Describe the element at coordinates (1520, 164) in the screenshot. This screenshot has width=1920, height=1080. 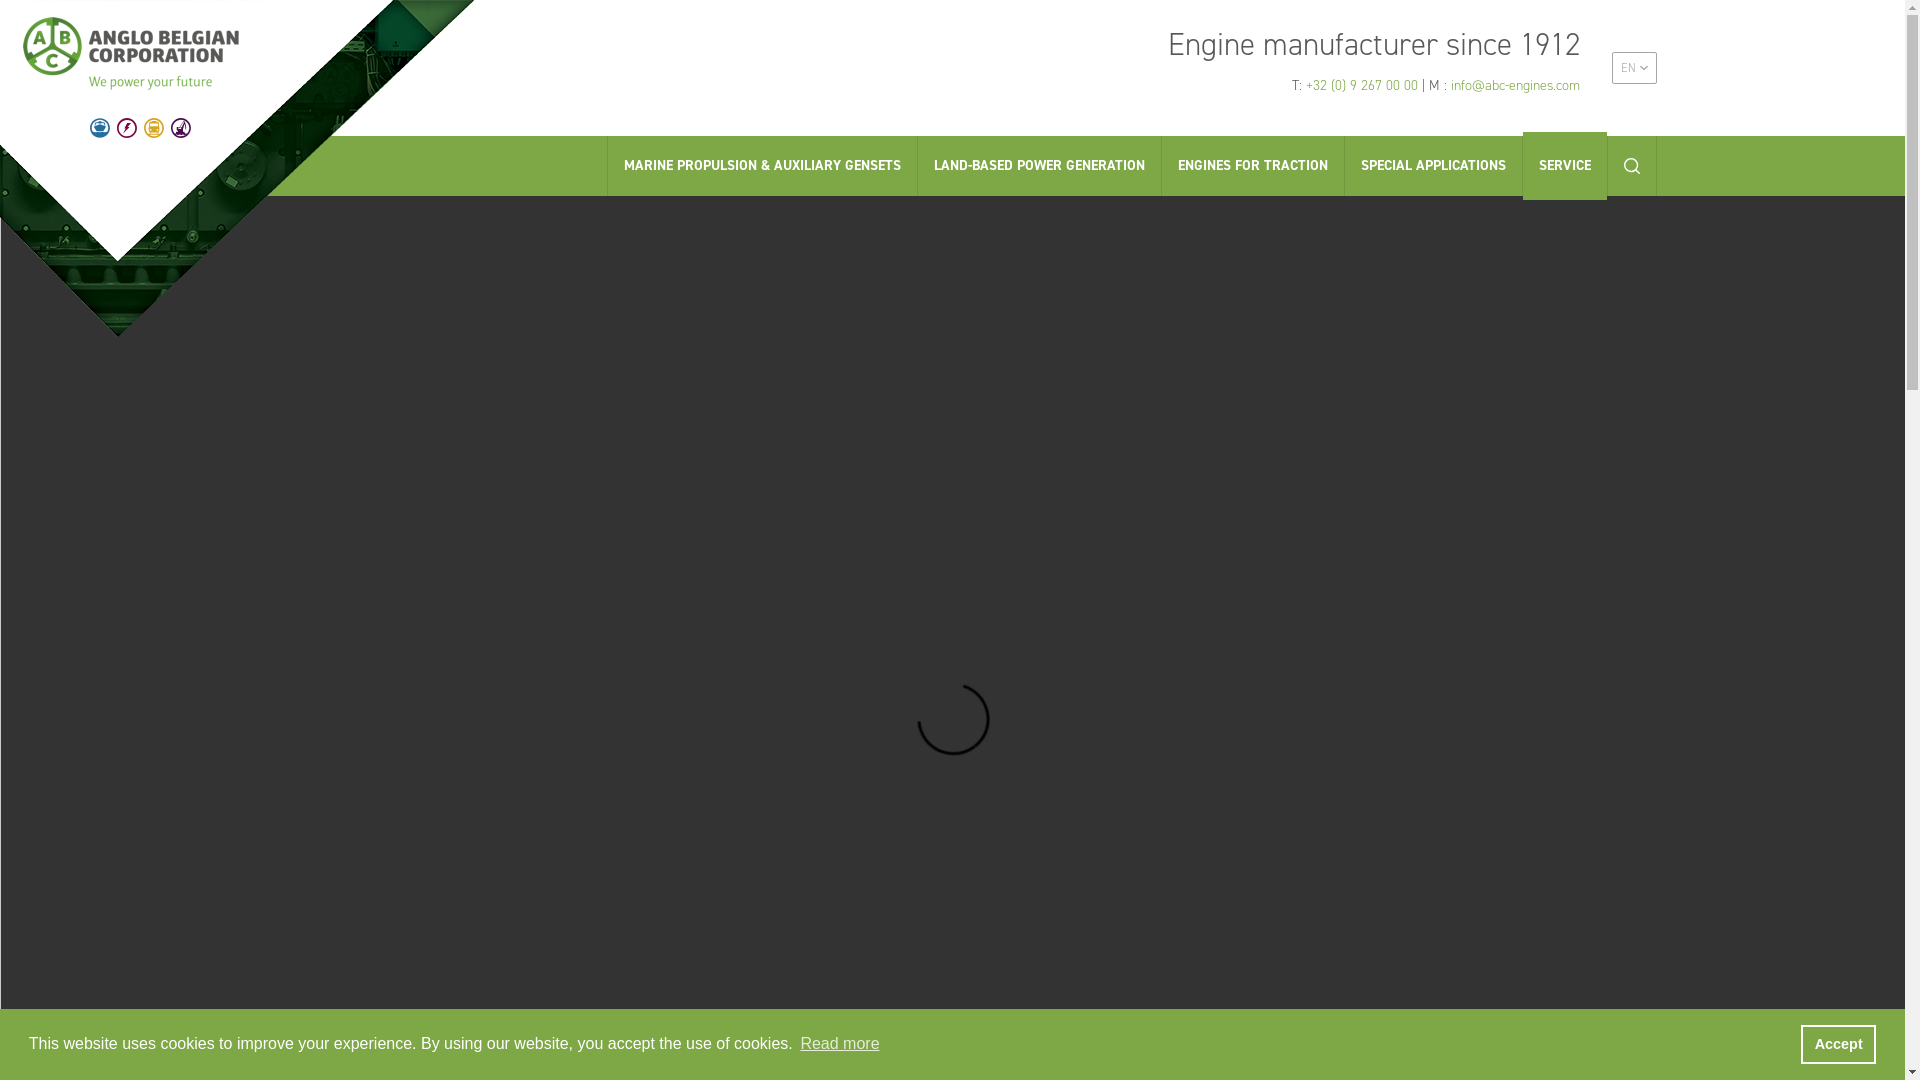
I see `'SERVICE'` at that location.